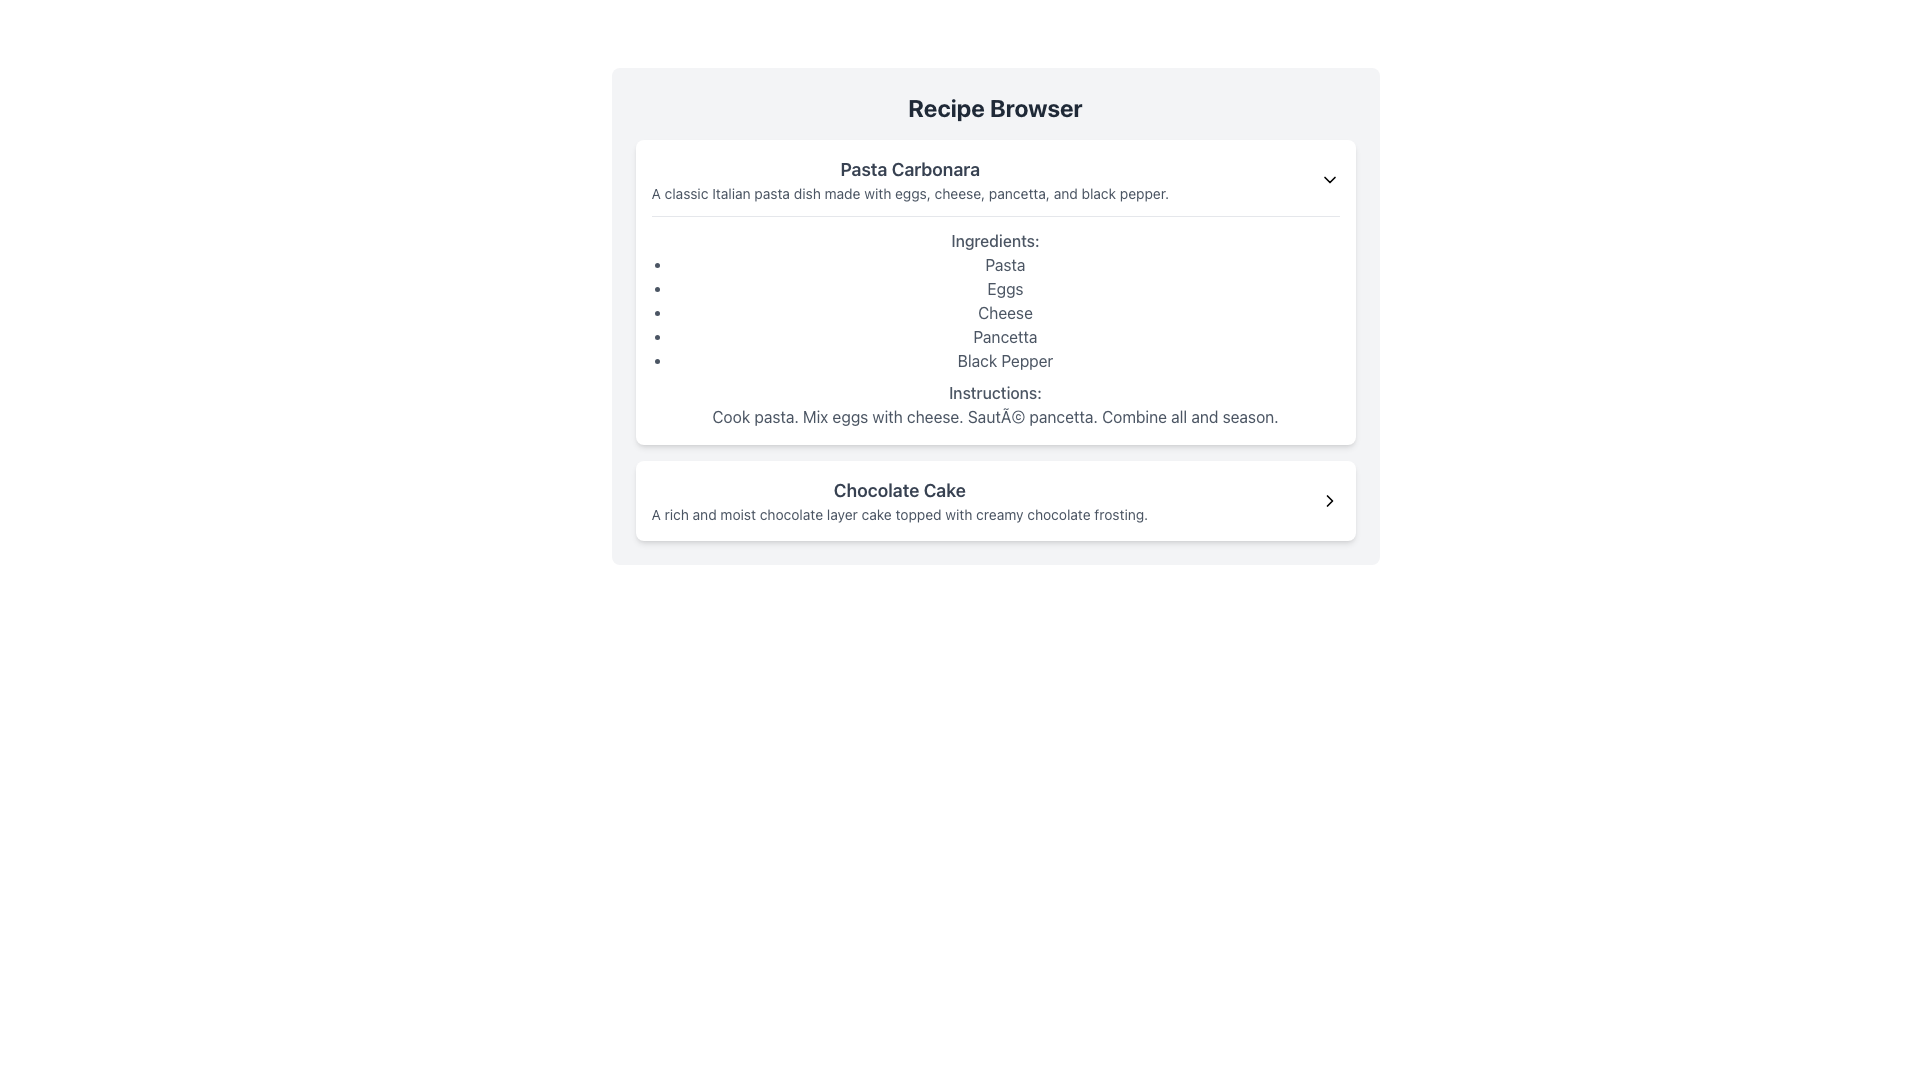 The image size is (1920, 1080). I want to click on each item in the ingredients list located under the title 'Ingredients:' before the 'Instructions:' section, so click(1005, 312).